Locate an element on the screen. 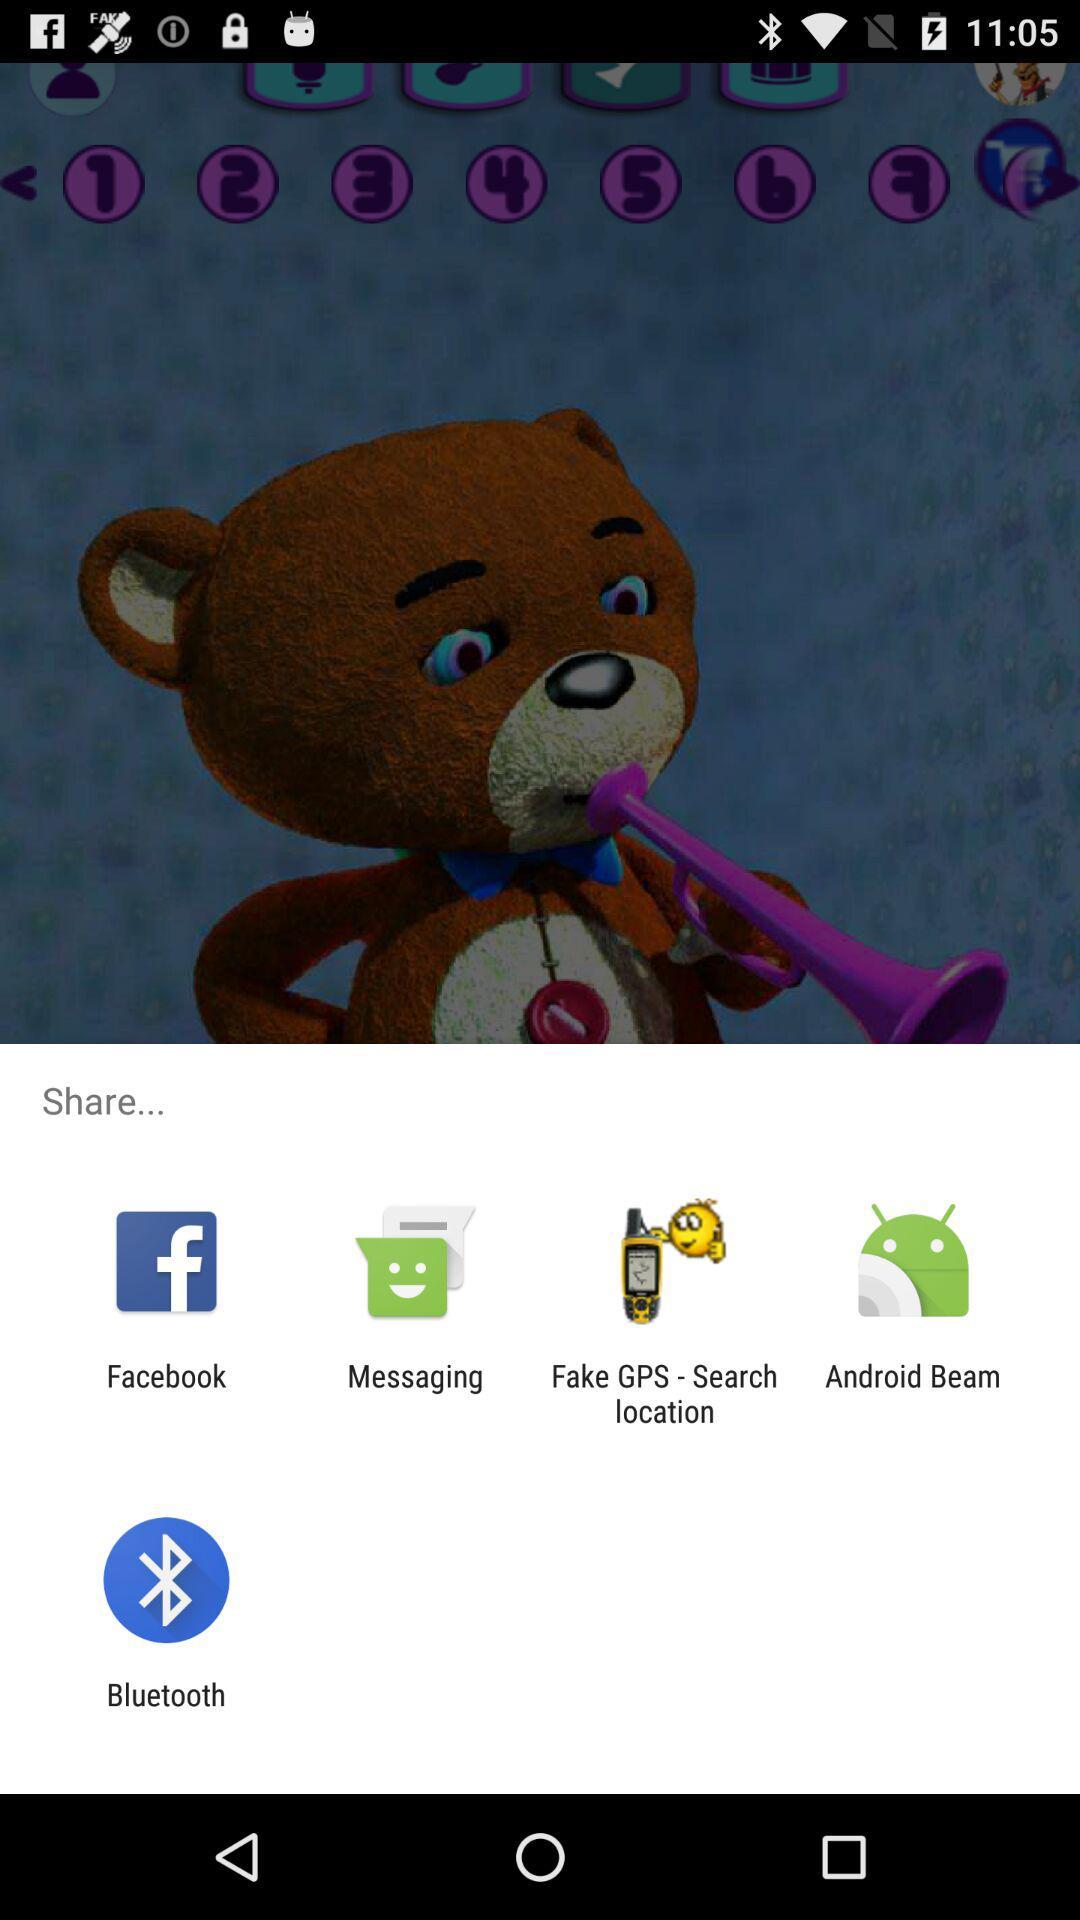 Image resolution: width=1080 pixels, height=1920 pixels. icon to the right of facebook item is located at coordinates (414, 1392).